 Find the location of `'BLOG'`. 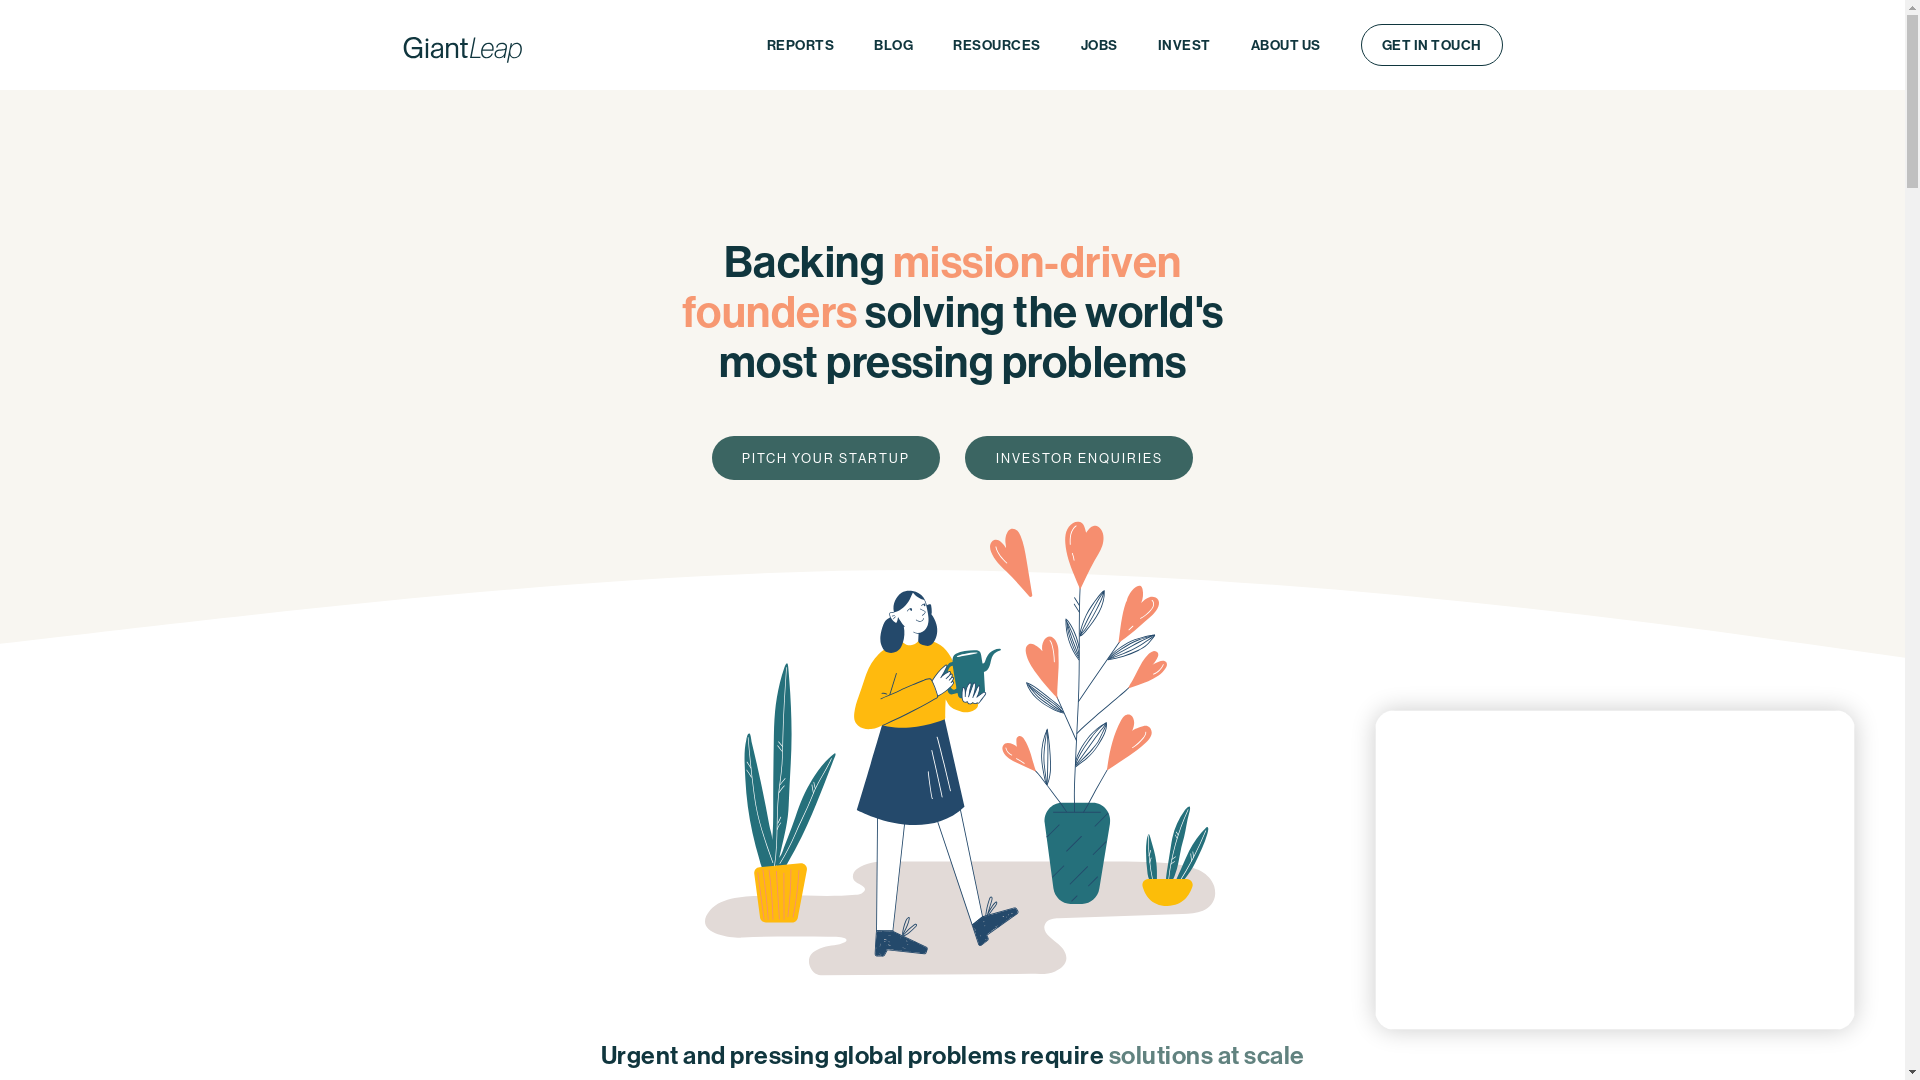

'BLOG' is located at coordinates (892, 45).